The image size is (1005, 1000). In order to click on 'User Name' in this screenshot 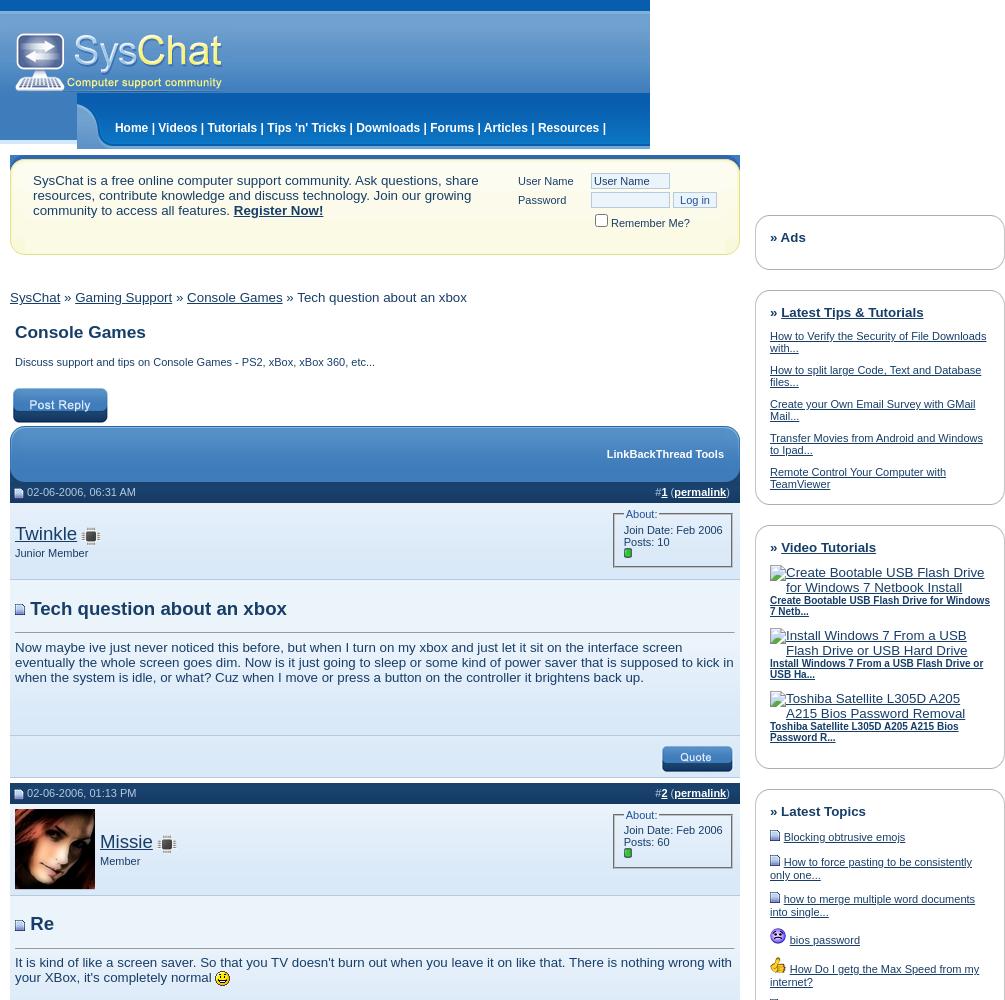, I will do `click(544, 181)`.